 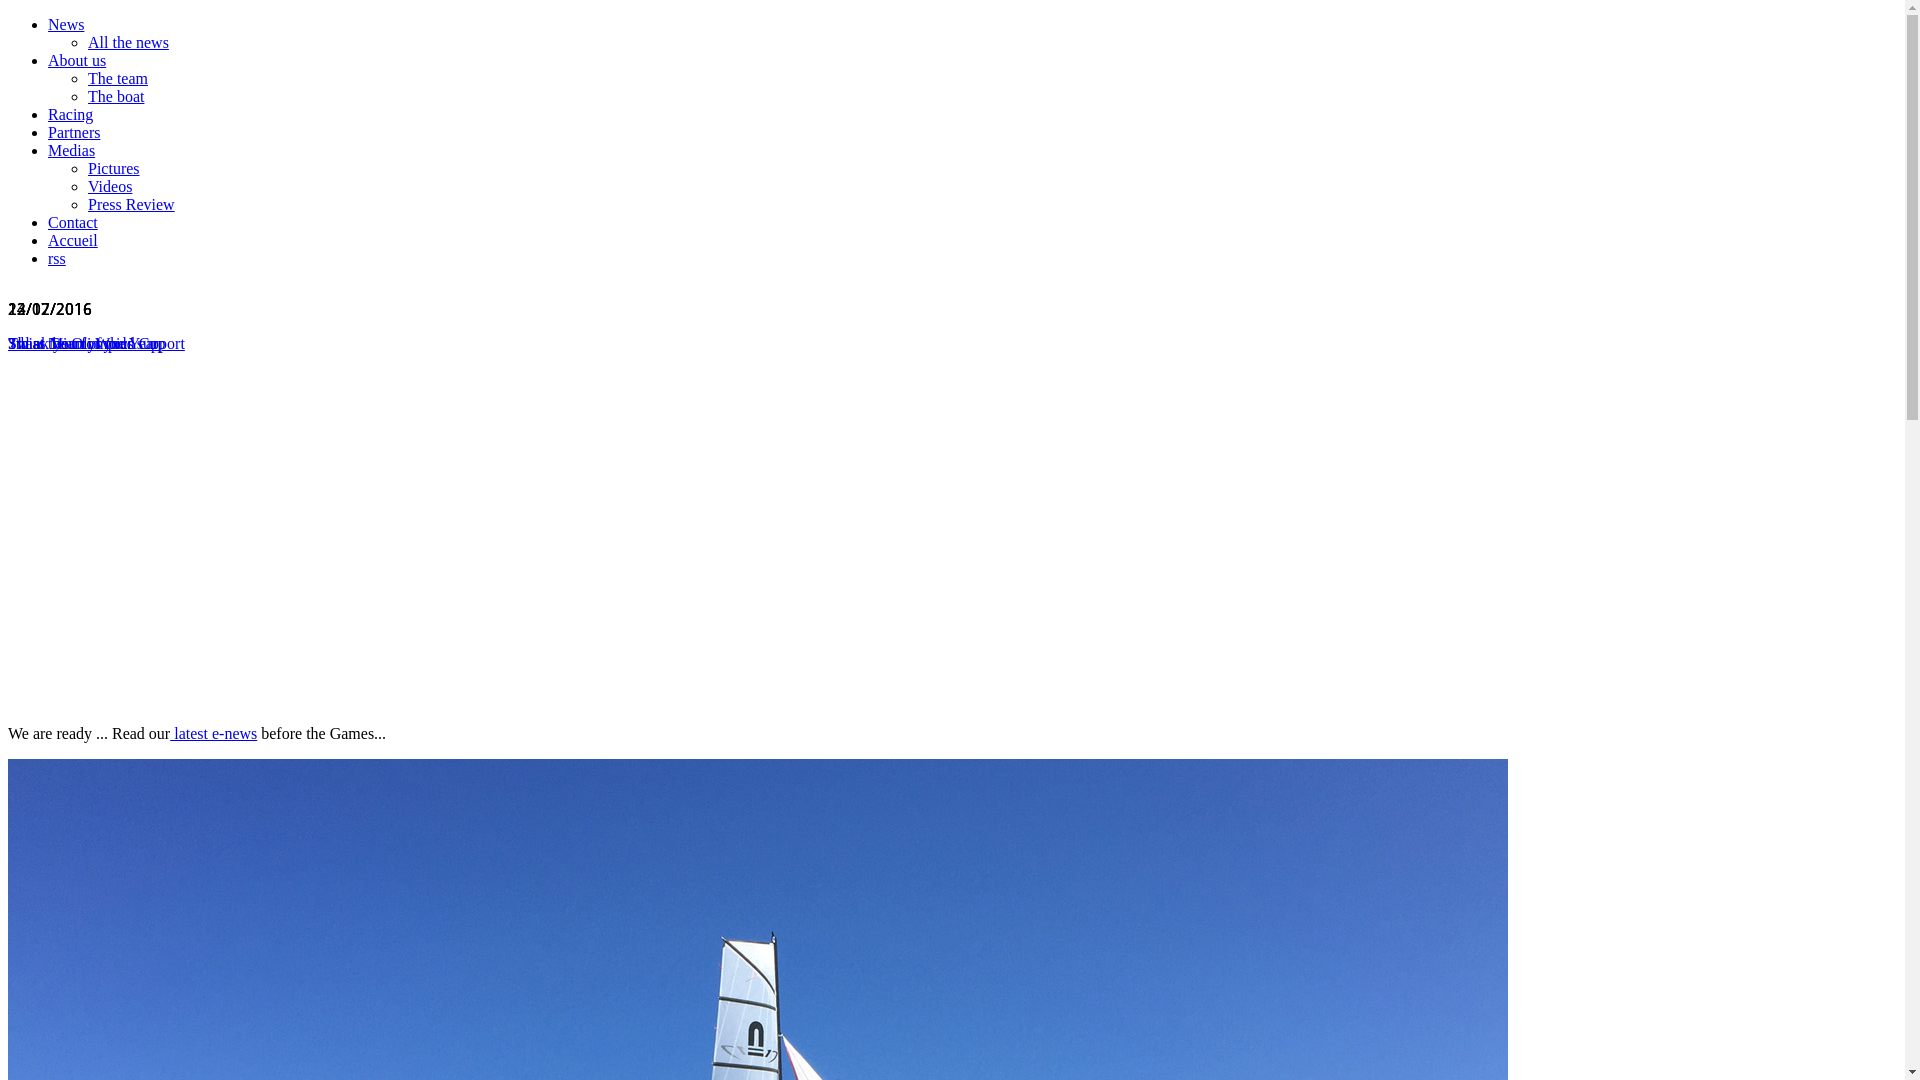 What do you see at coordinates (109, 186) in the screenshot?
I see `'Videos'` at bounding box center [109, 186].